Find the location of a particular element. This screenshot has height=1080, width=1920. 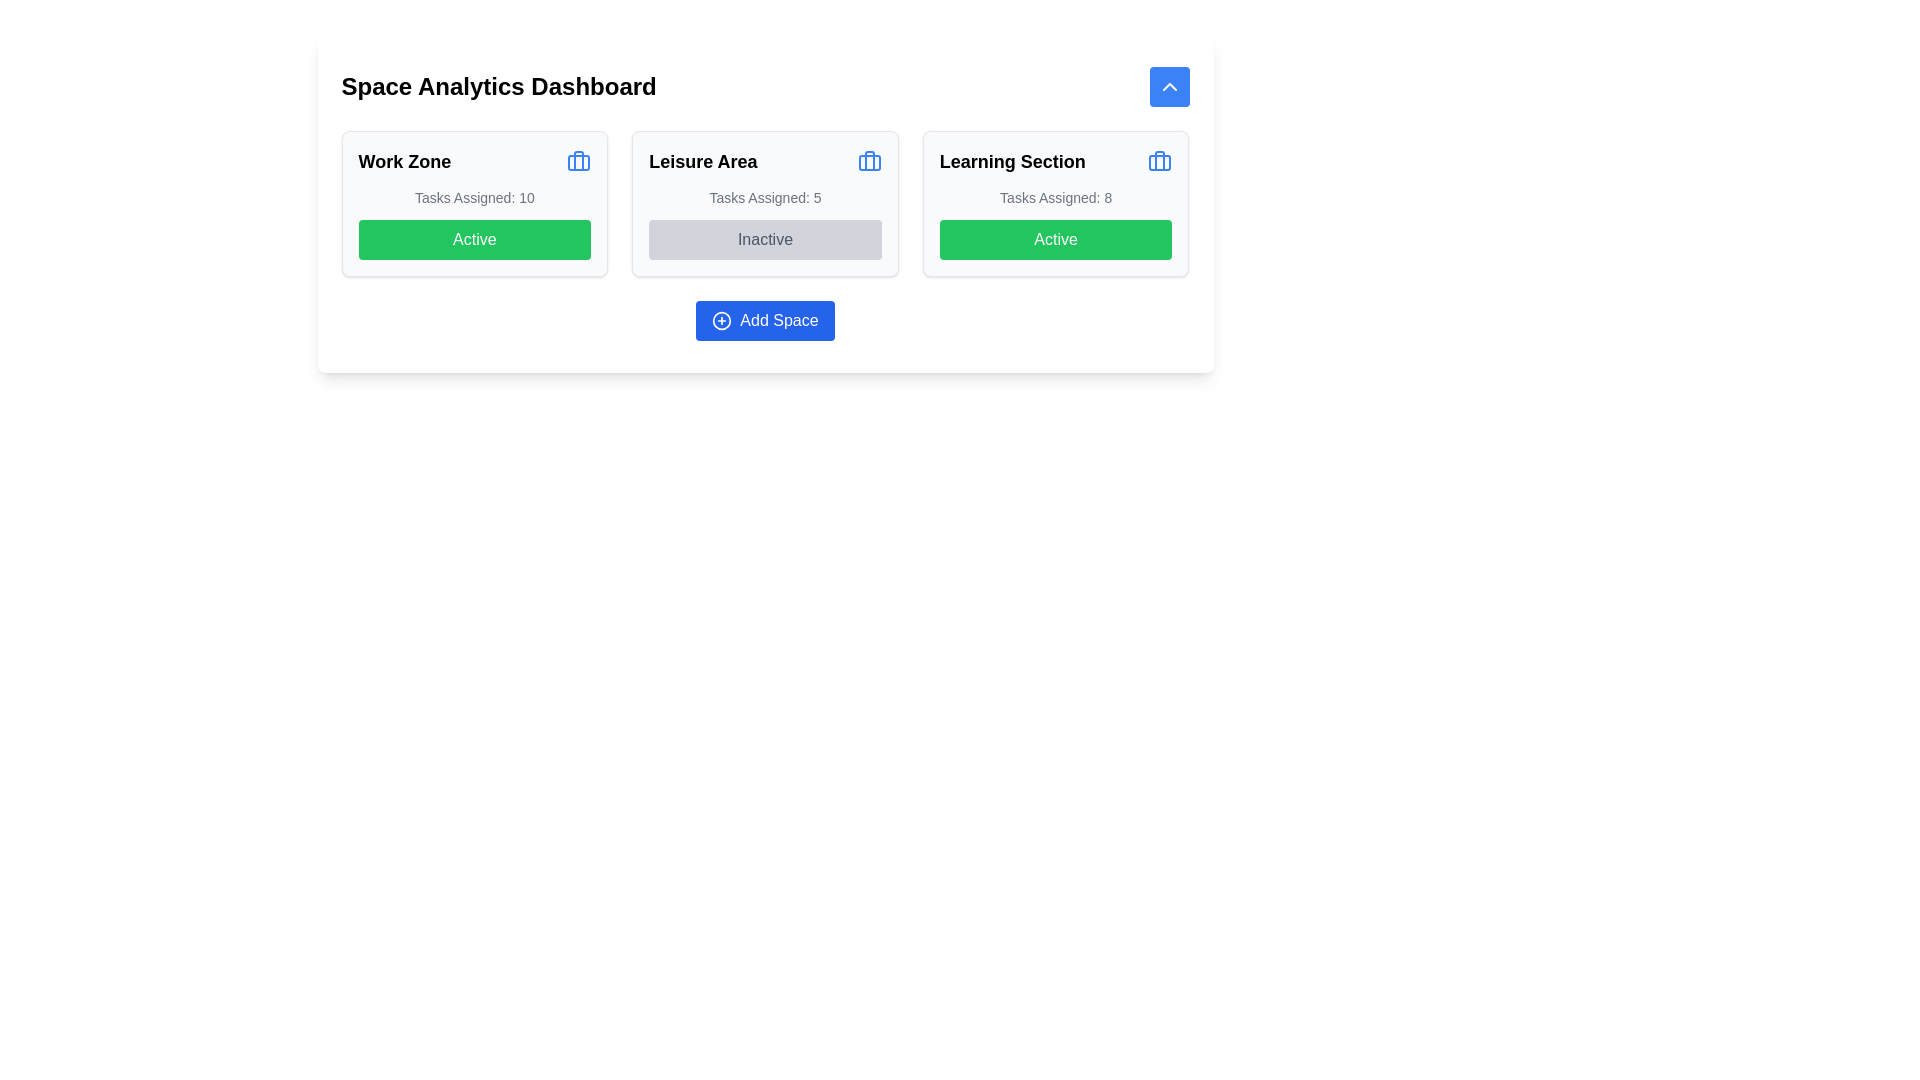

the text display element showing 'Tasks Assigned: 10' beneath the 'Work Zone' header is located at coordinates (473, 197).